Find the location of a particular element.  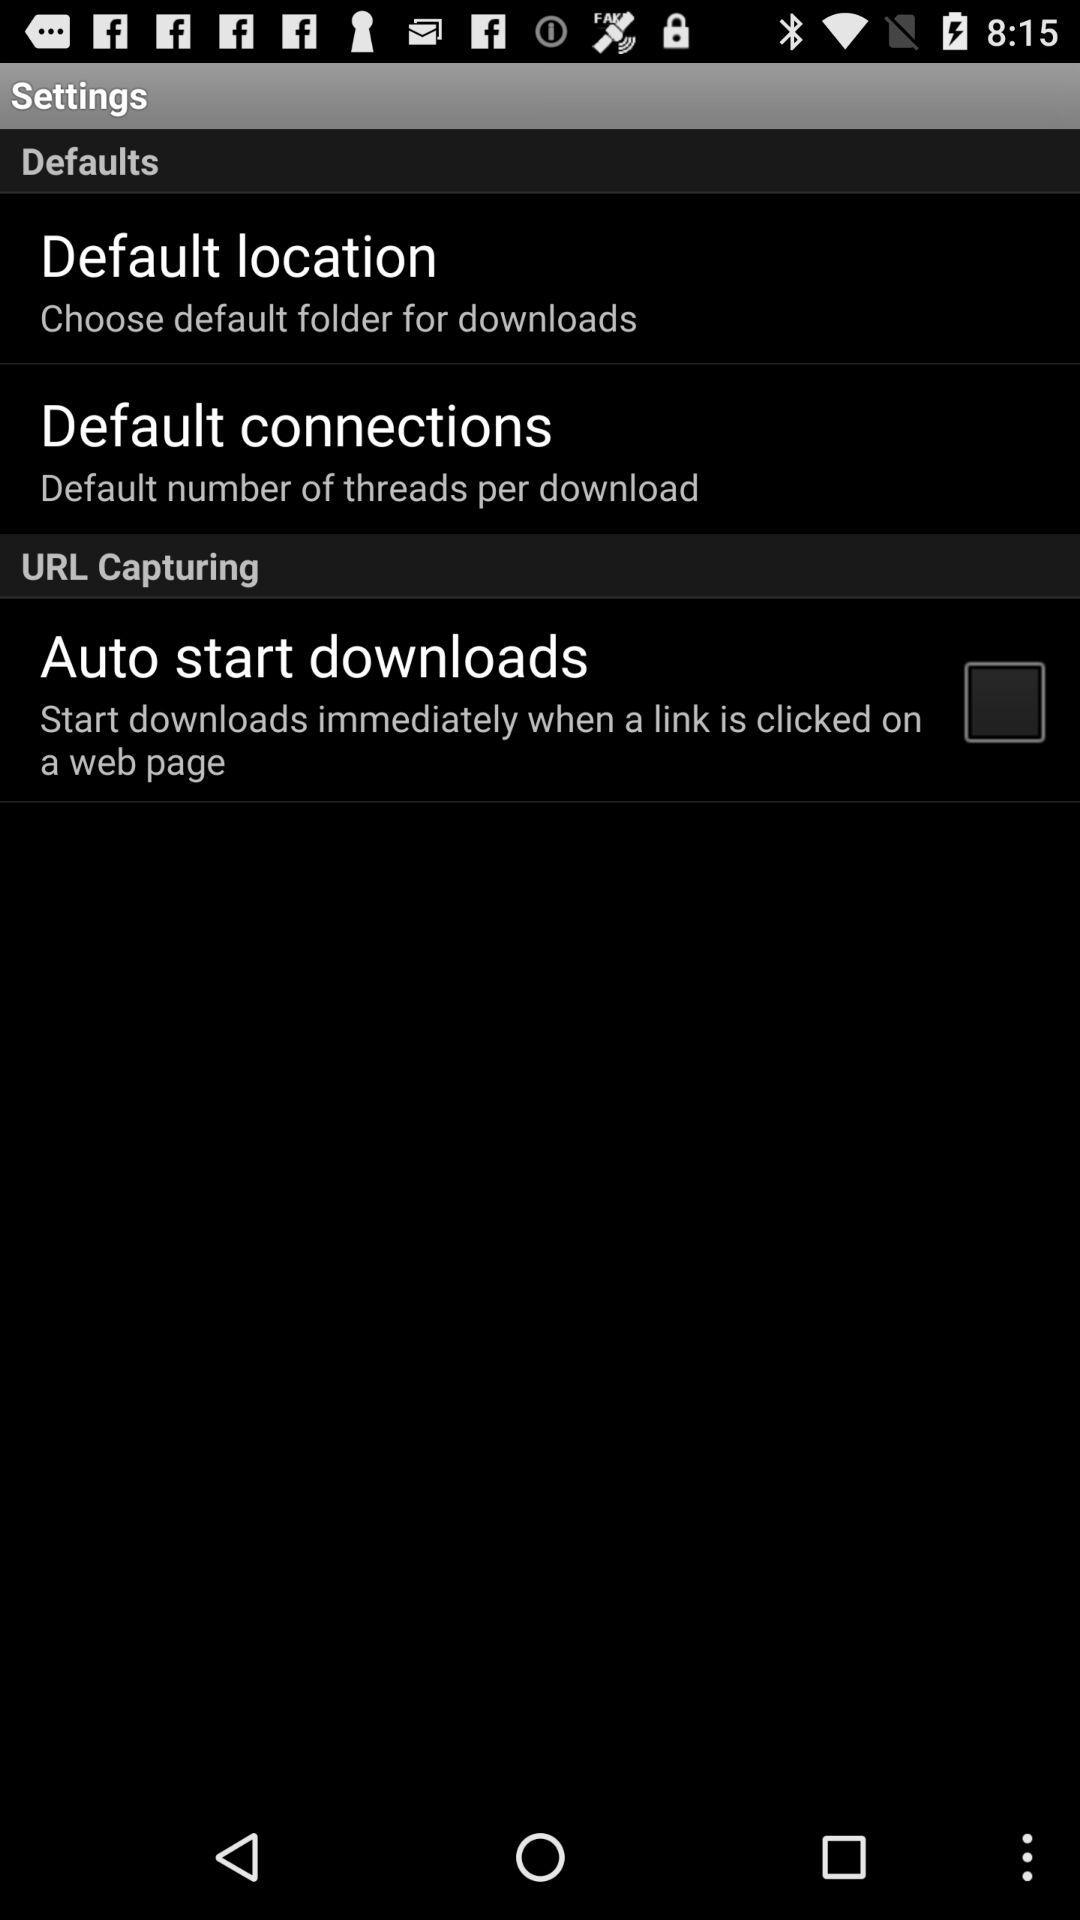

the item above default location item is located at coordinates (540, 161).